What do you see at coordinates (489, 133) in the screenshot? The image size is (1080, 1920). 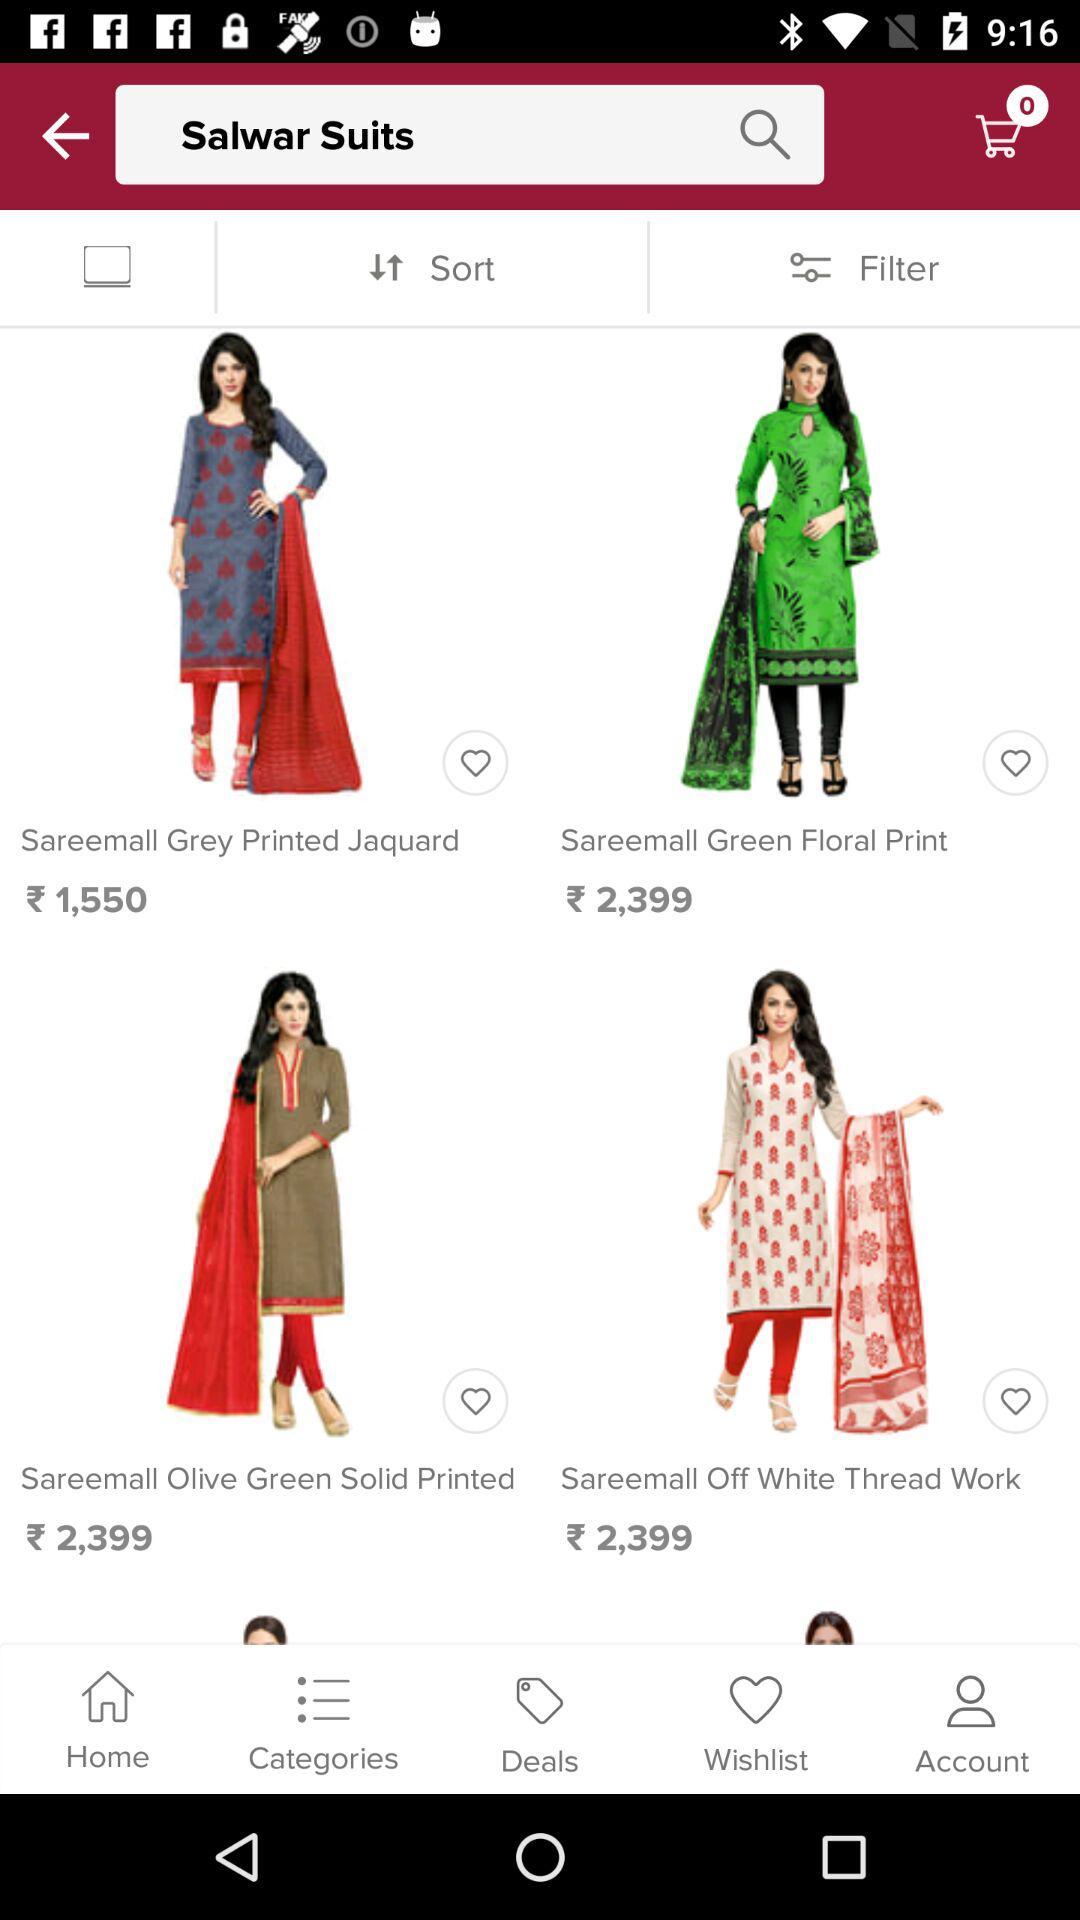 I see `salwar suits` at bounding box center [489, 133].